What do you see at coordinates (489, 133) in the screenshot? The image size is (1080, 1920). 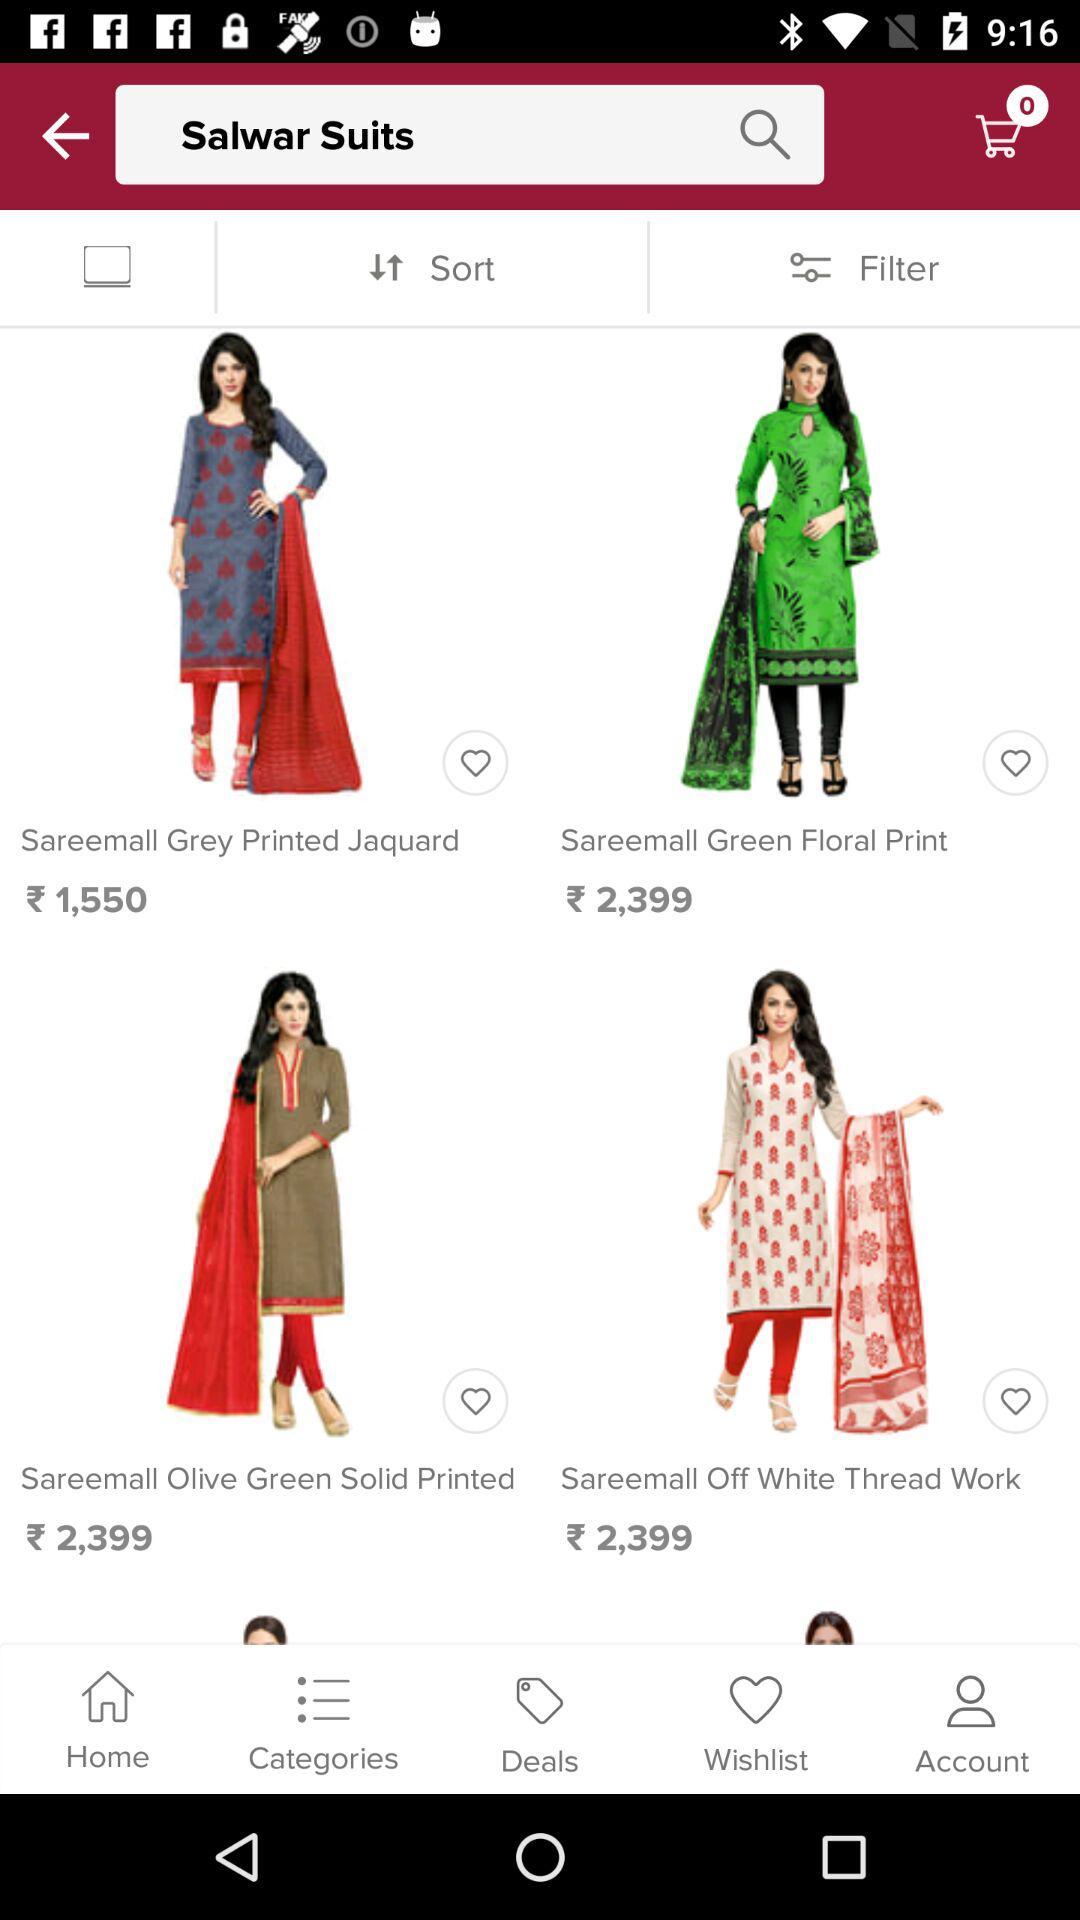 I see `salwar suits` at bounding box center [489, 133].